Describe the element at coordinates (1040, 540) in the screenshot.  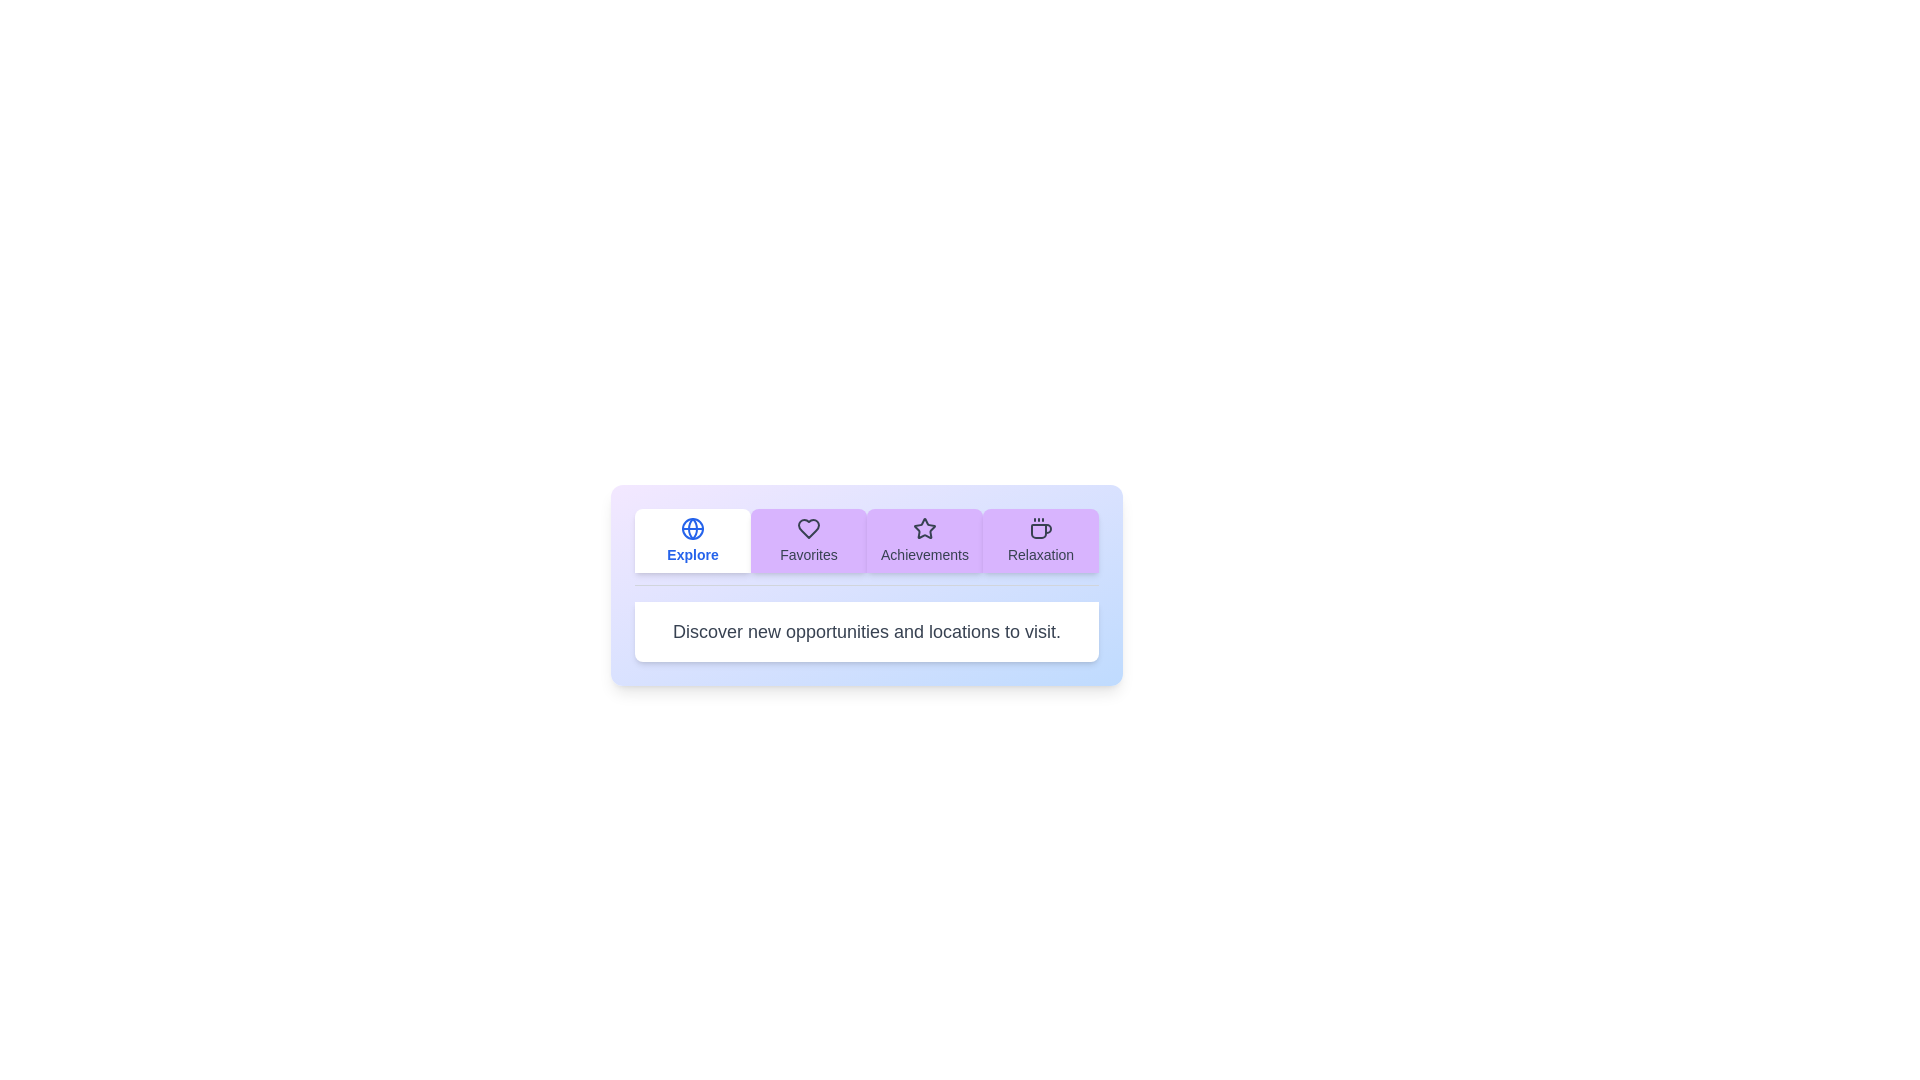
I see `the tab labeled Relaxation to view its content` at that location.